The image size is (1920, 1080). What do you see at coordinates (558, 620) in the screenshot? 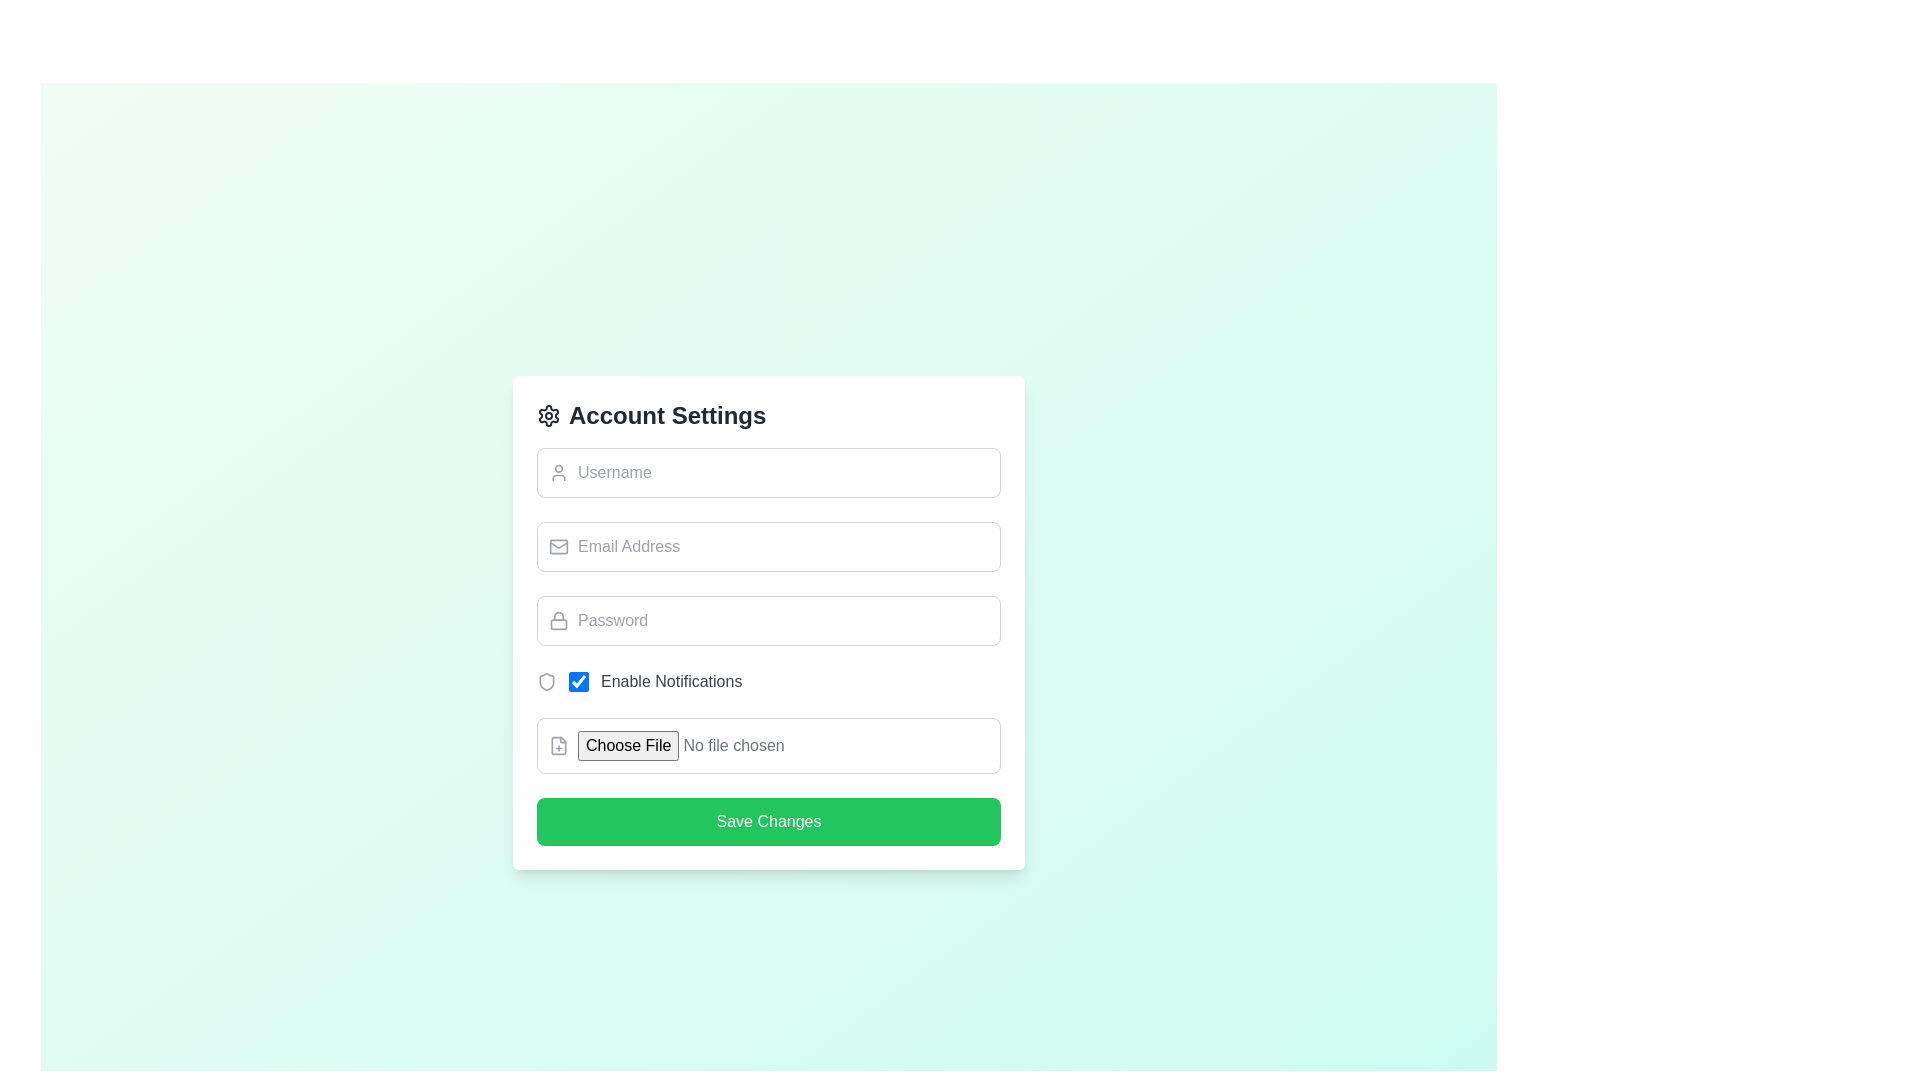
I see `the padlock icon located to the left side of the 'Password' input field, which has a minimalistic gray design` at bounding box center [558, 620].